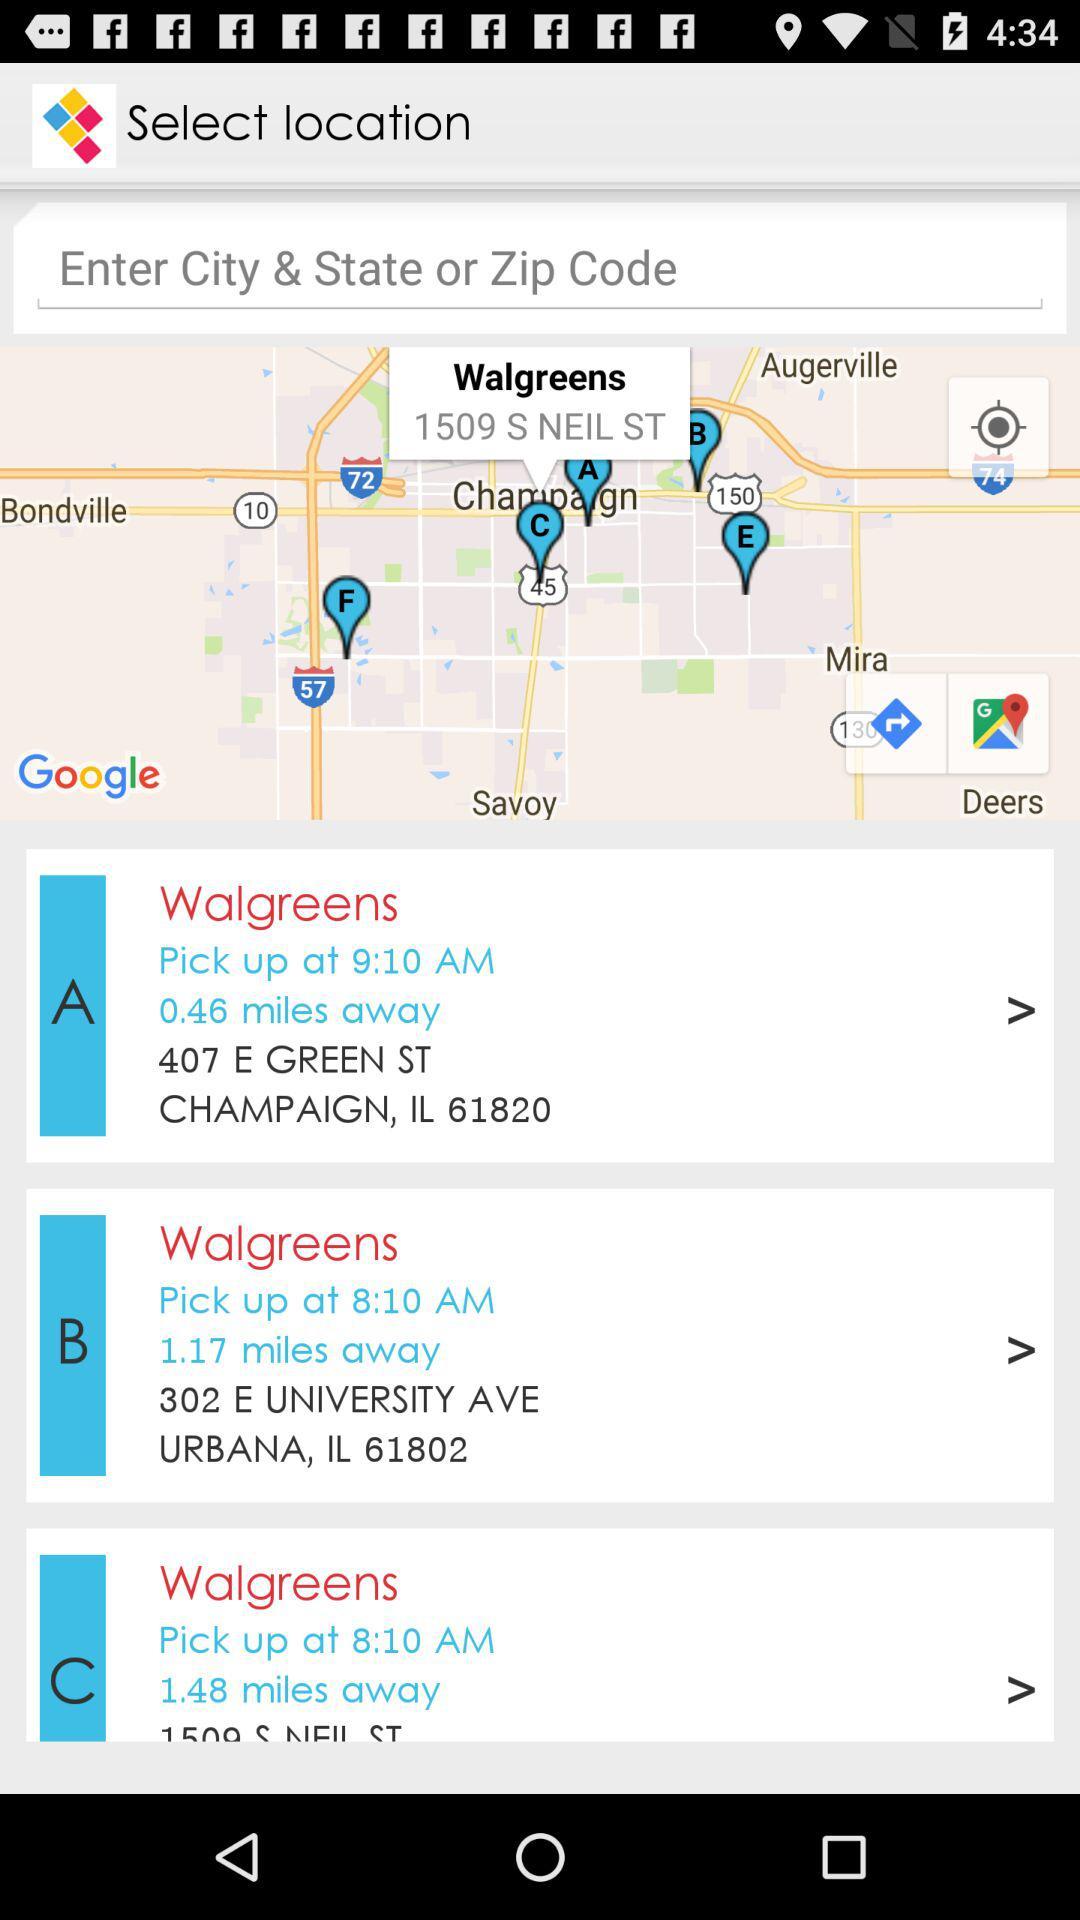 The width and height of the screenshot is (1080, 1920). I want to click on the item next to > icon, so click(294, 1060).